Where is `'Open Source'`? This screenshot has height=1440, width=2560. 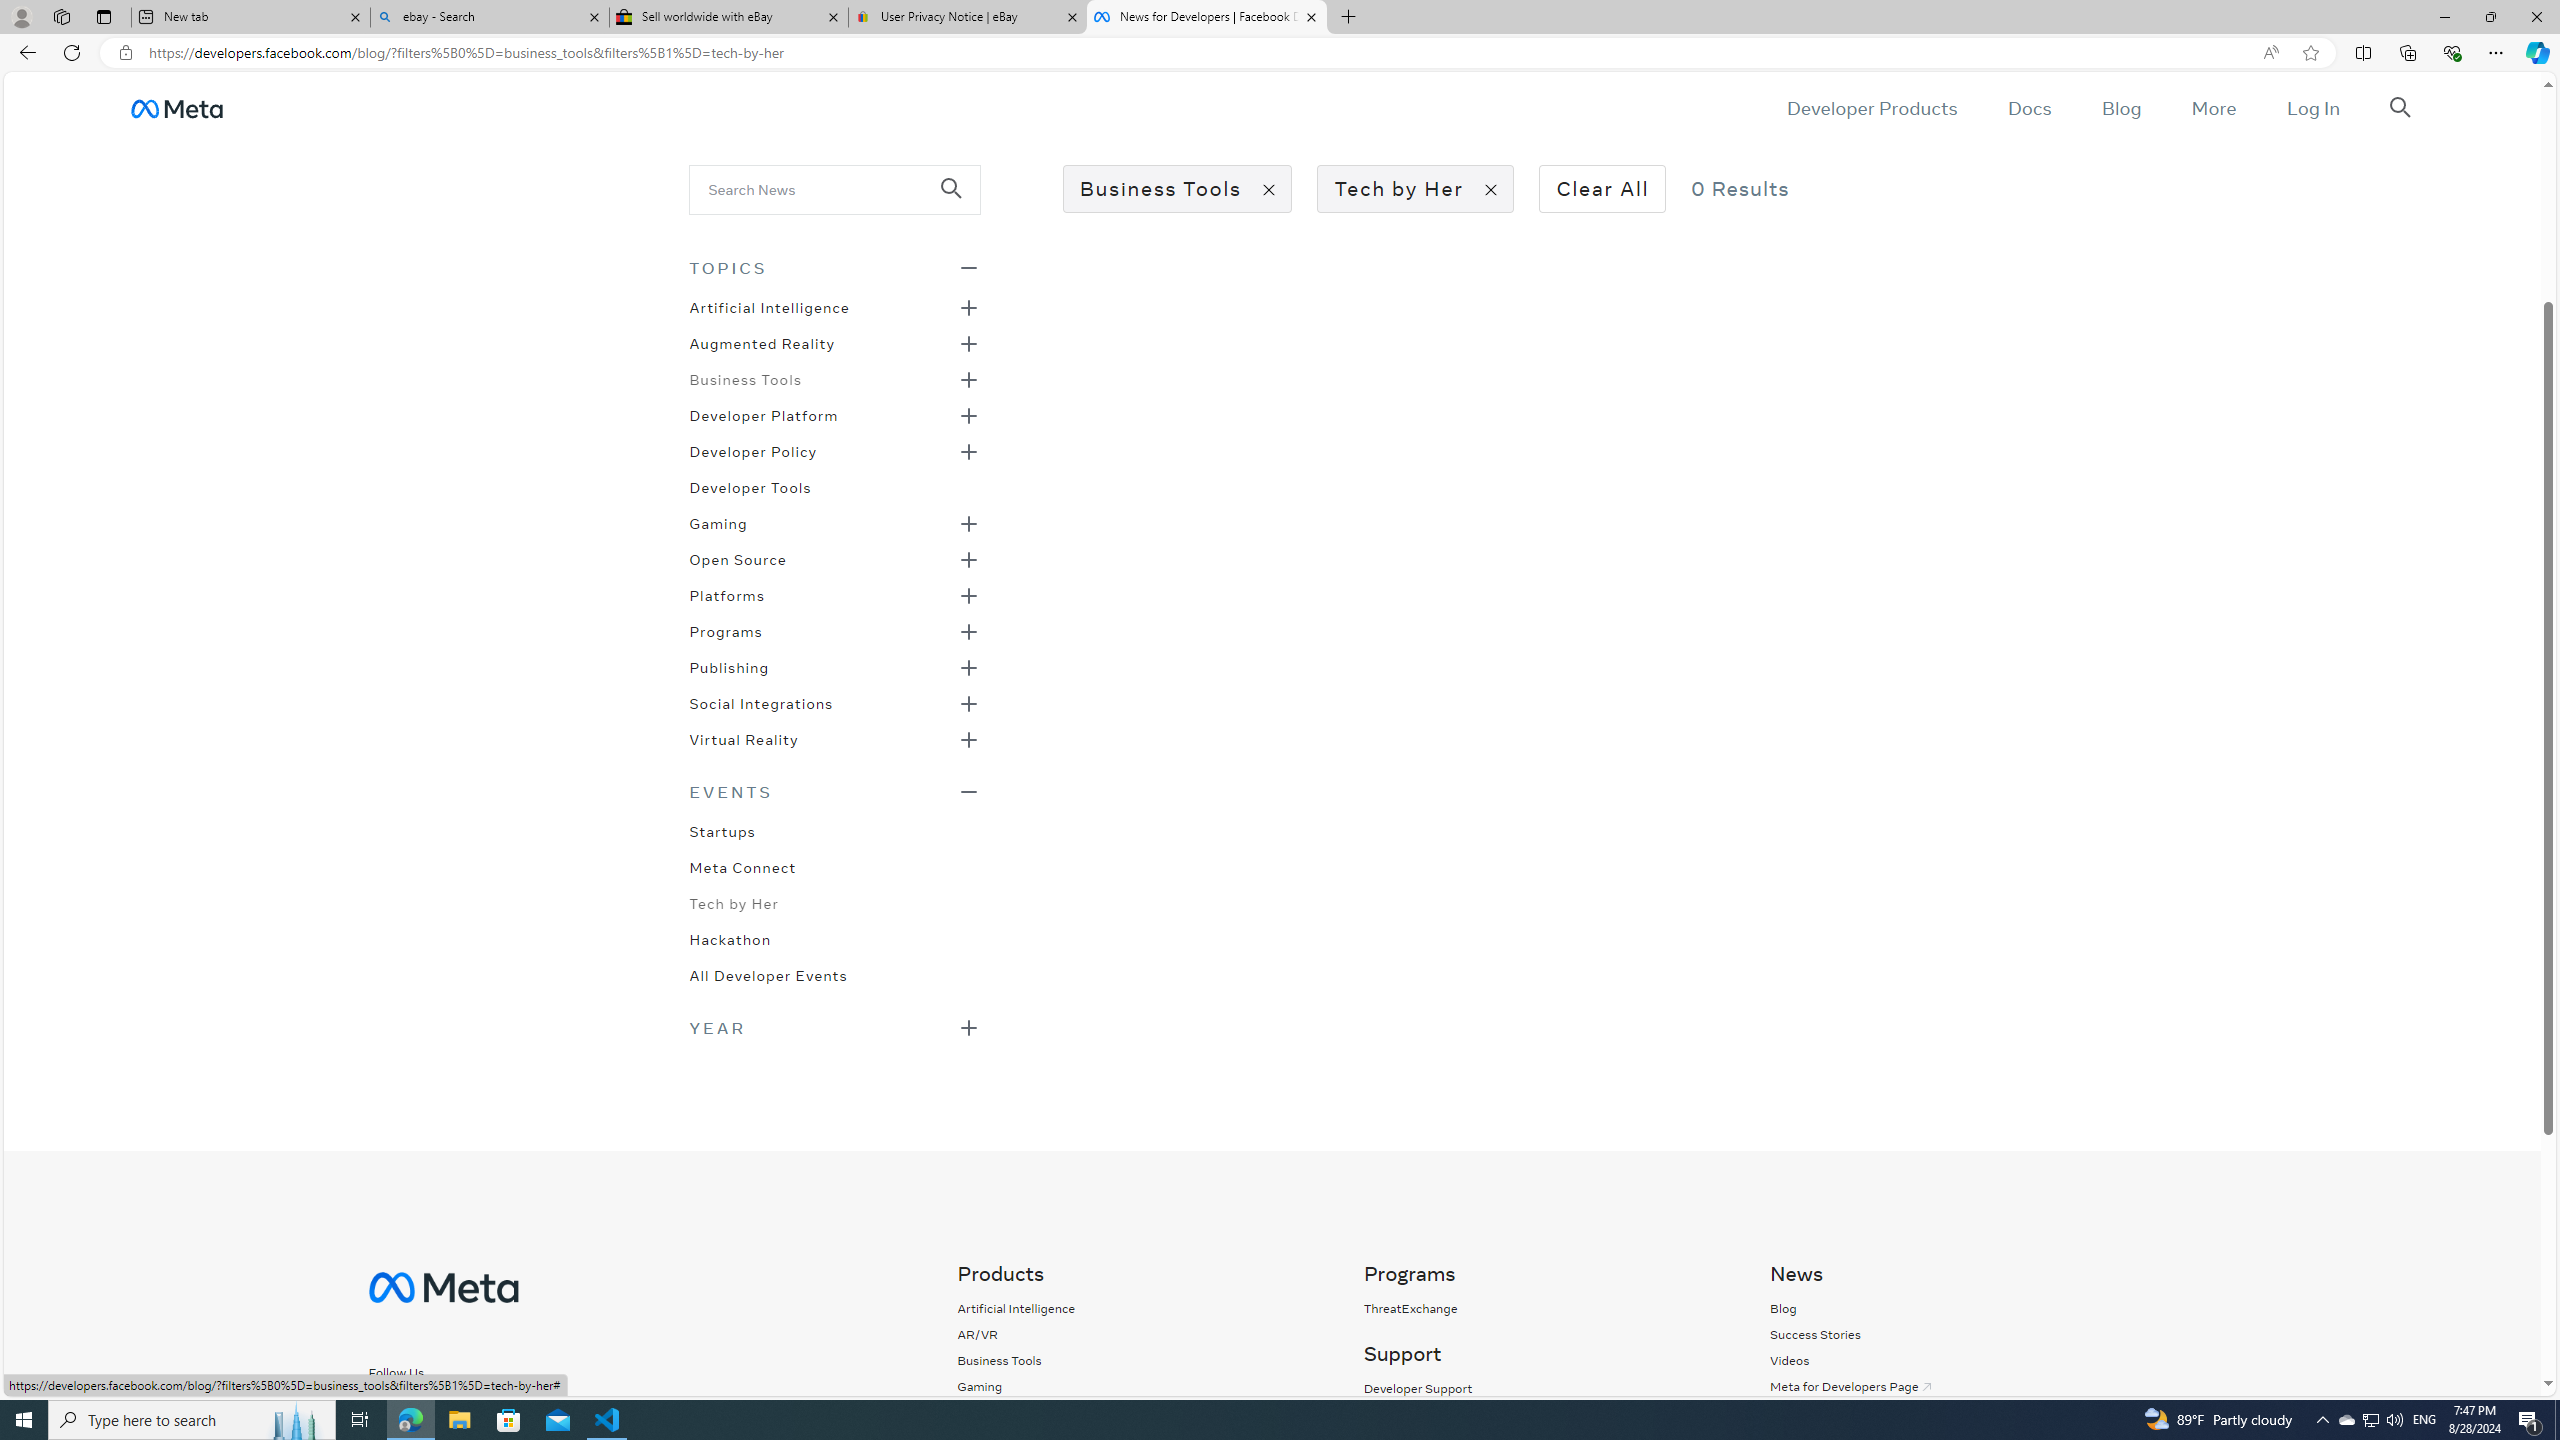 'Open Source' is located at coordinates (737, 558).